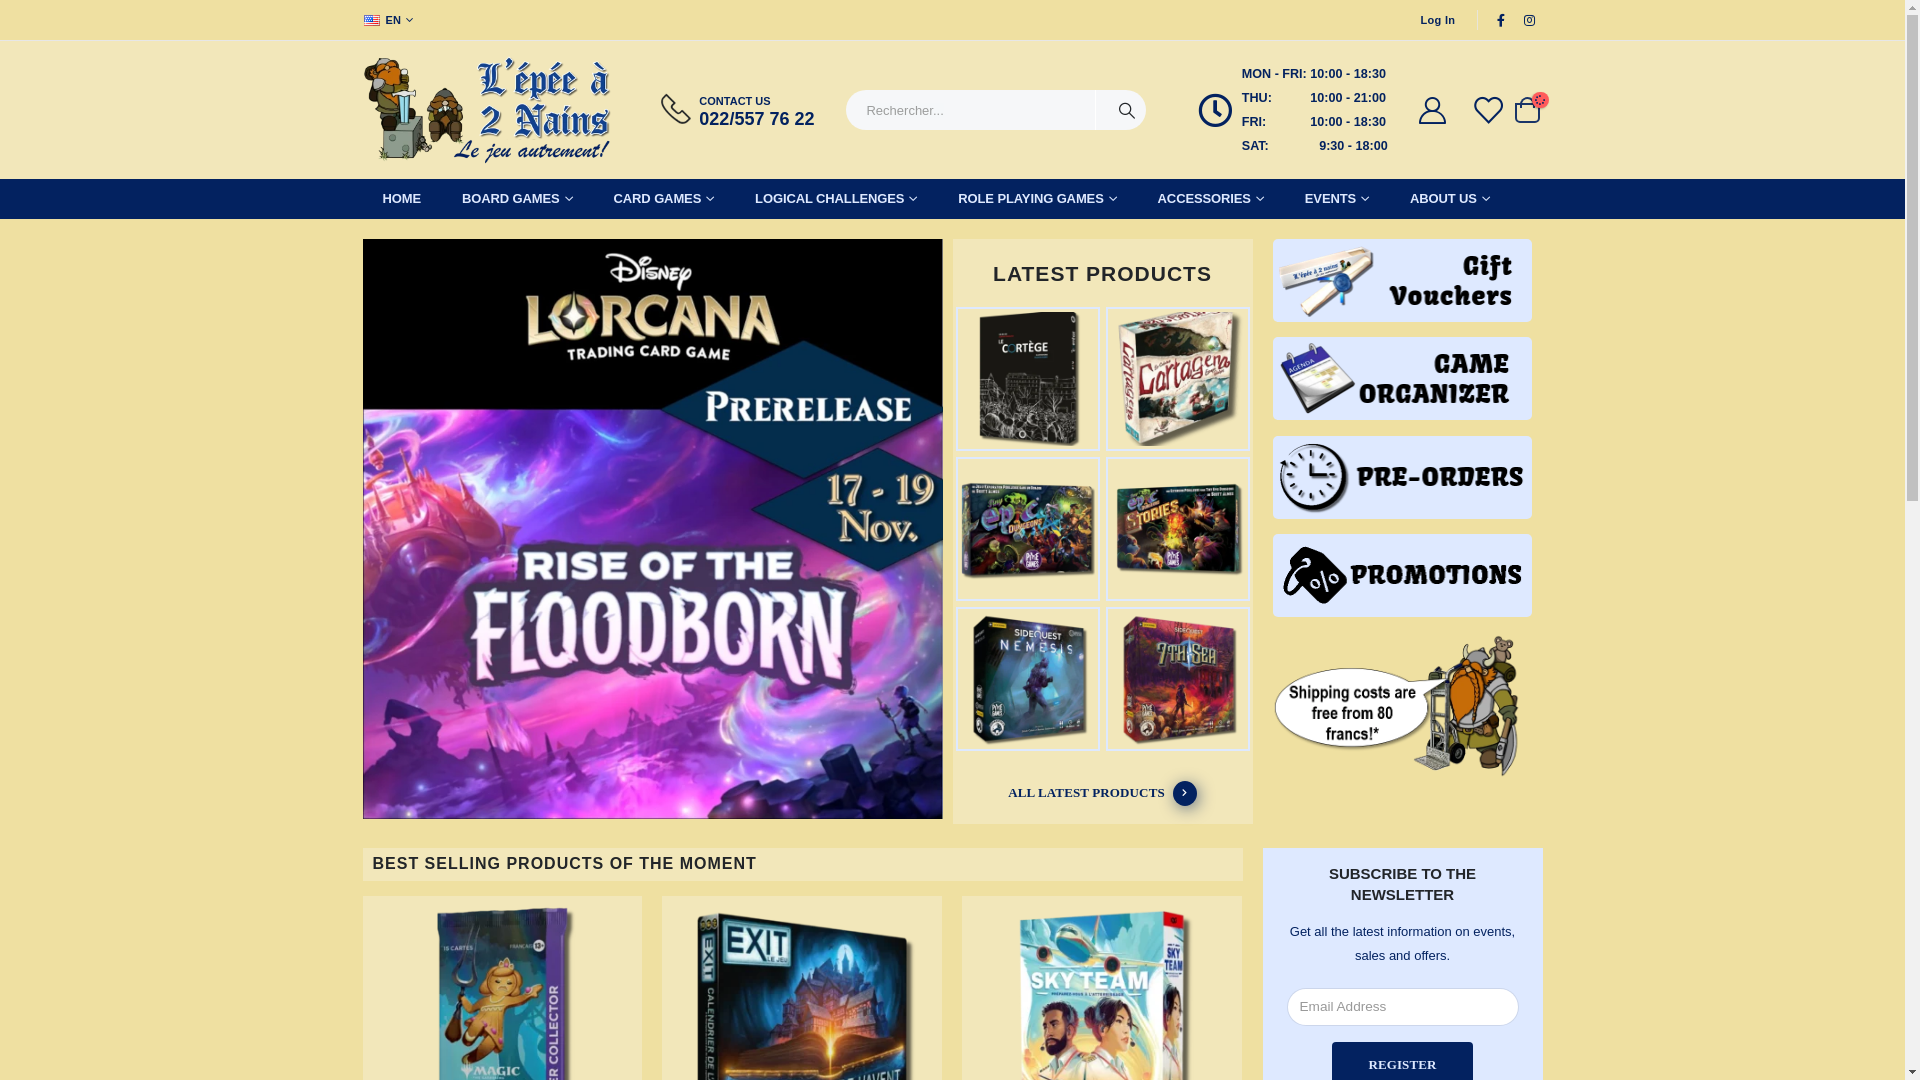 This screenshot has width=1920, height=1080. I want to click on 'precommandes-icon_en', so click(1401, 477).